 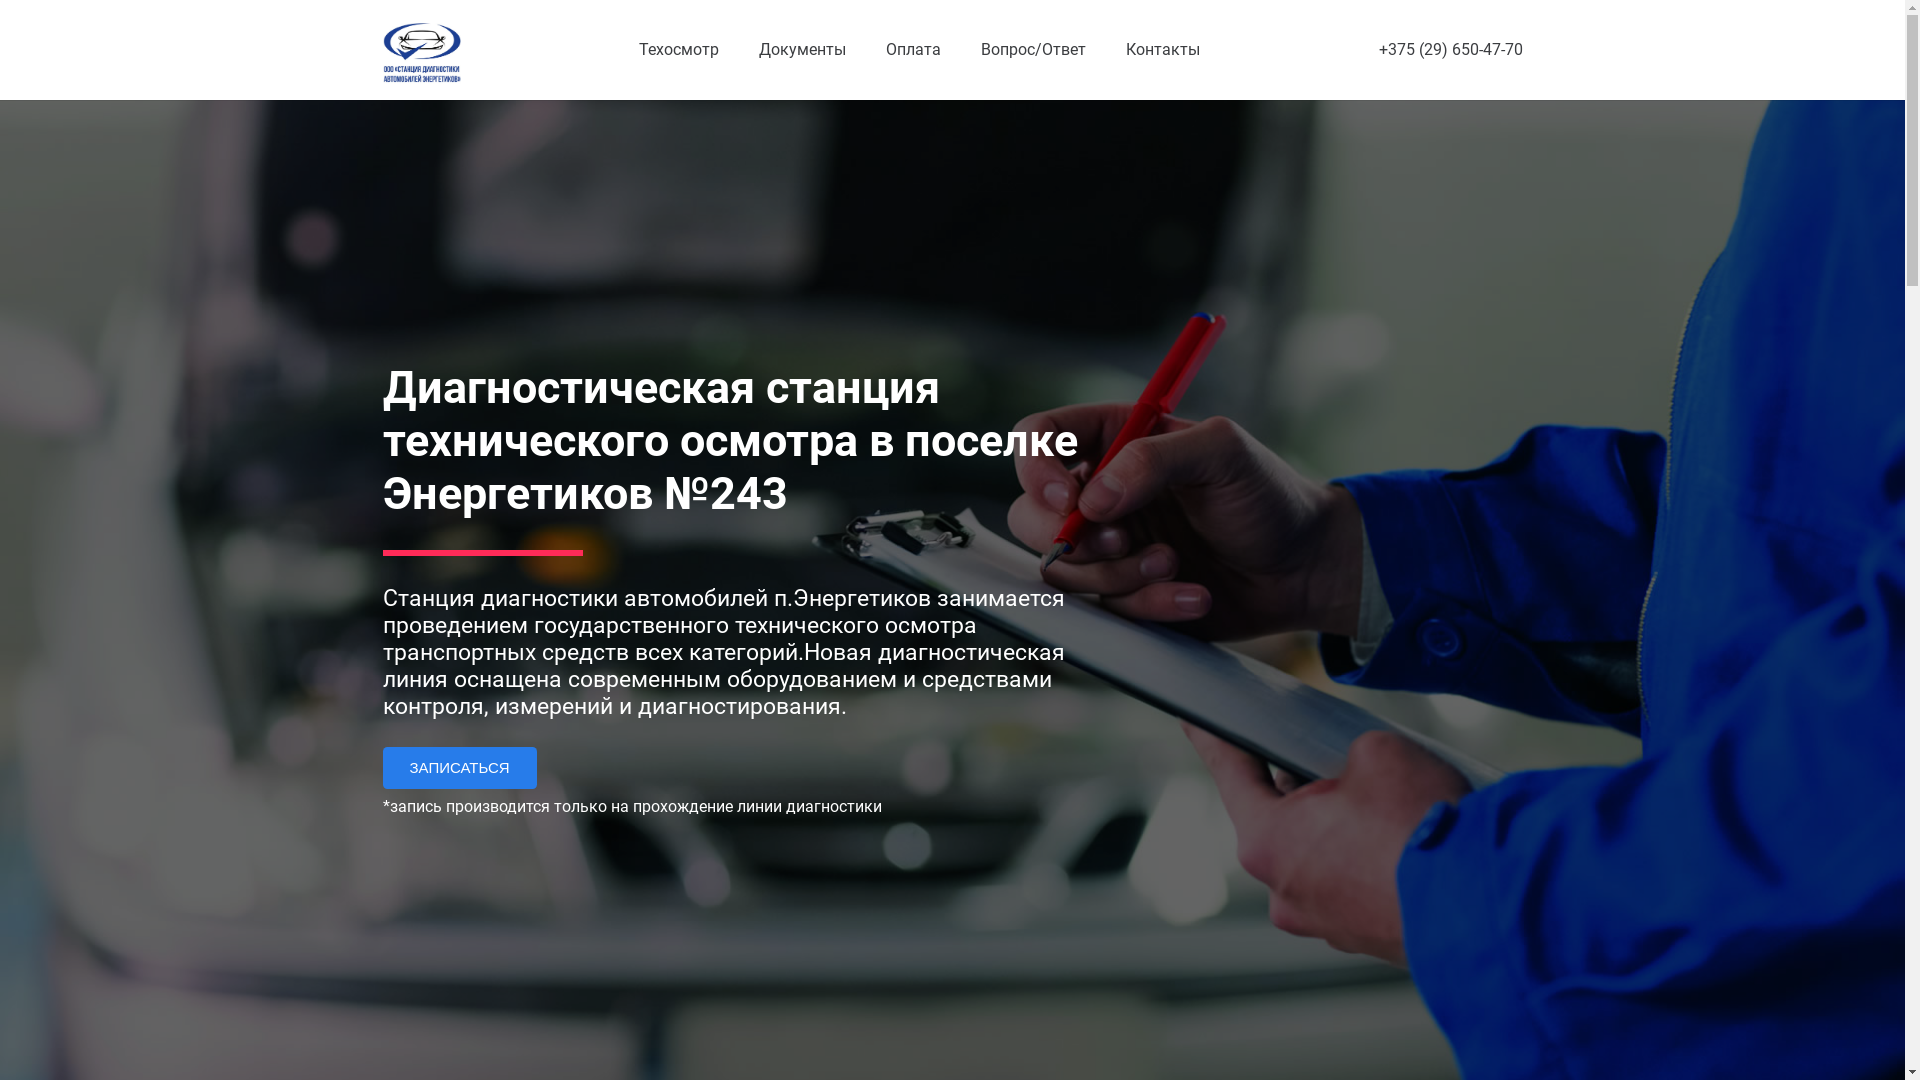 I want to click on '+375 (29) 650-47-70', so click(x=1449, y=48).